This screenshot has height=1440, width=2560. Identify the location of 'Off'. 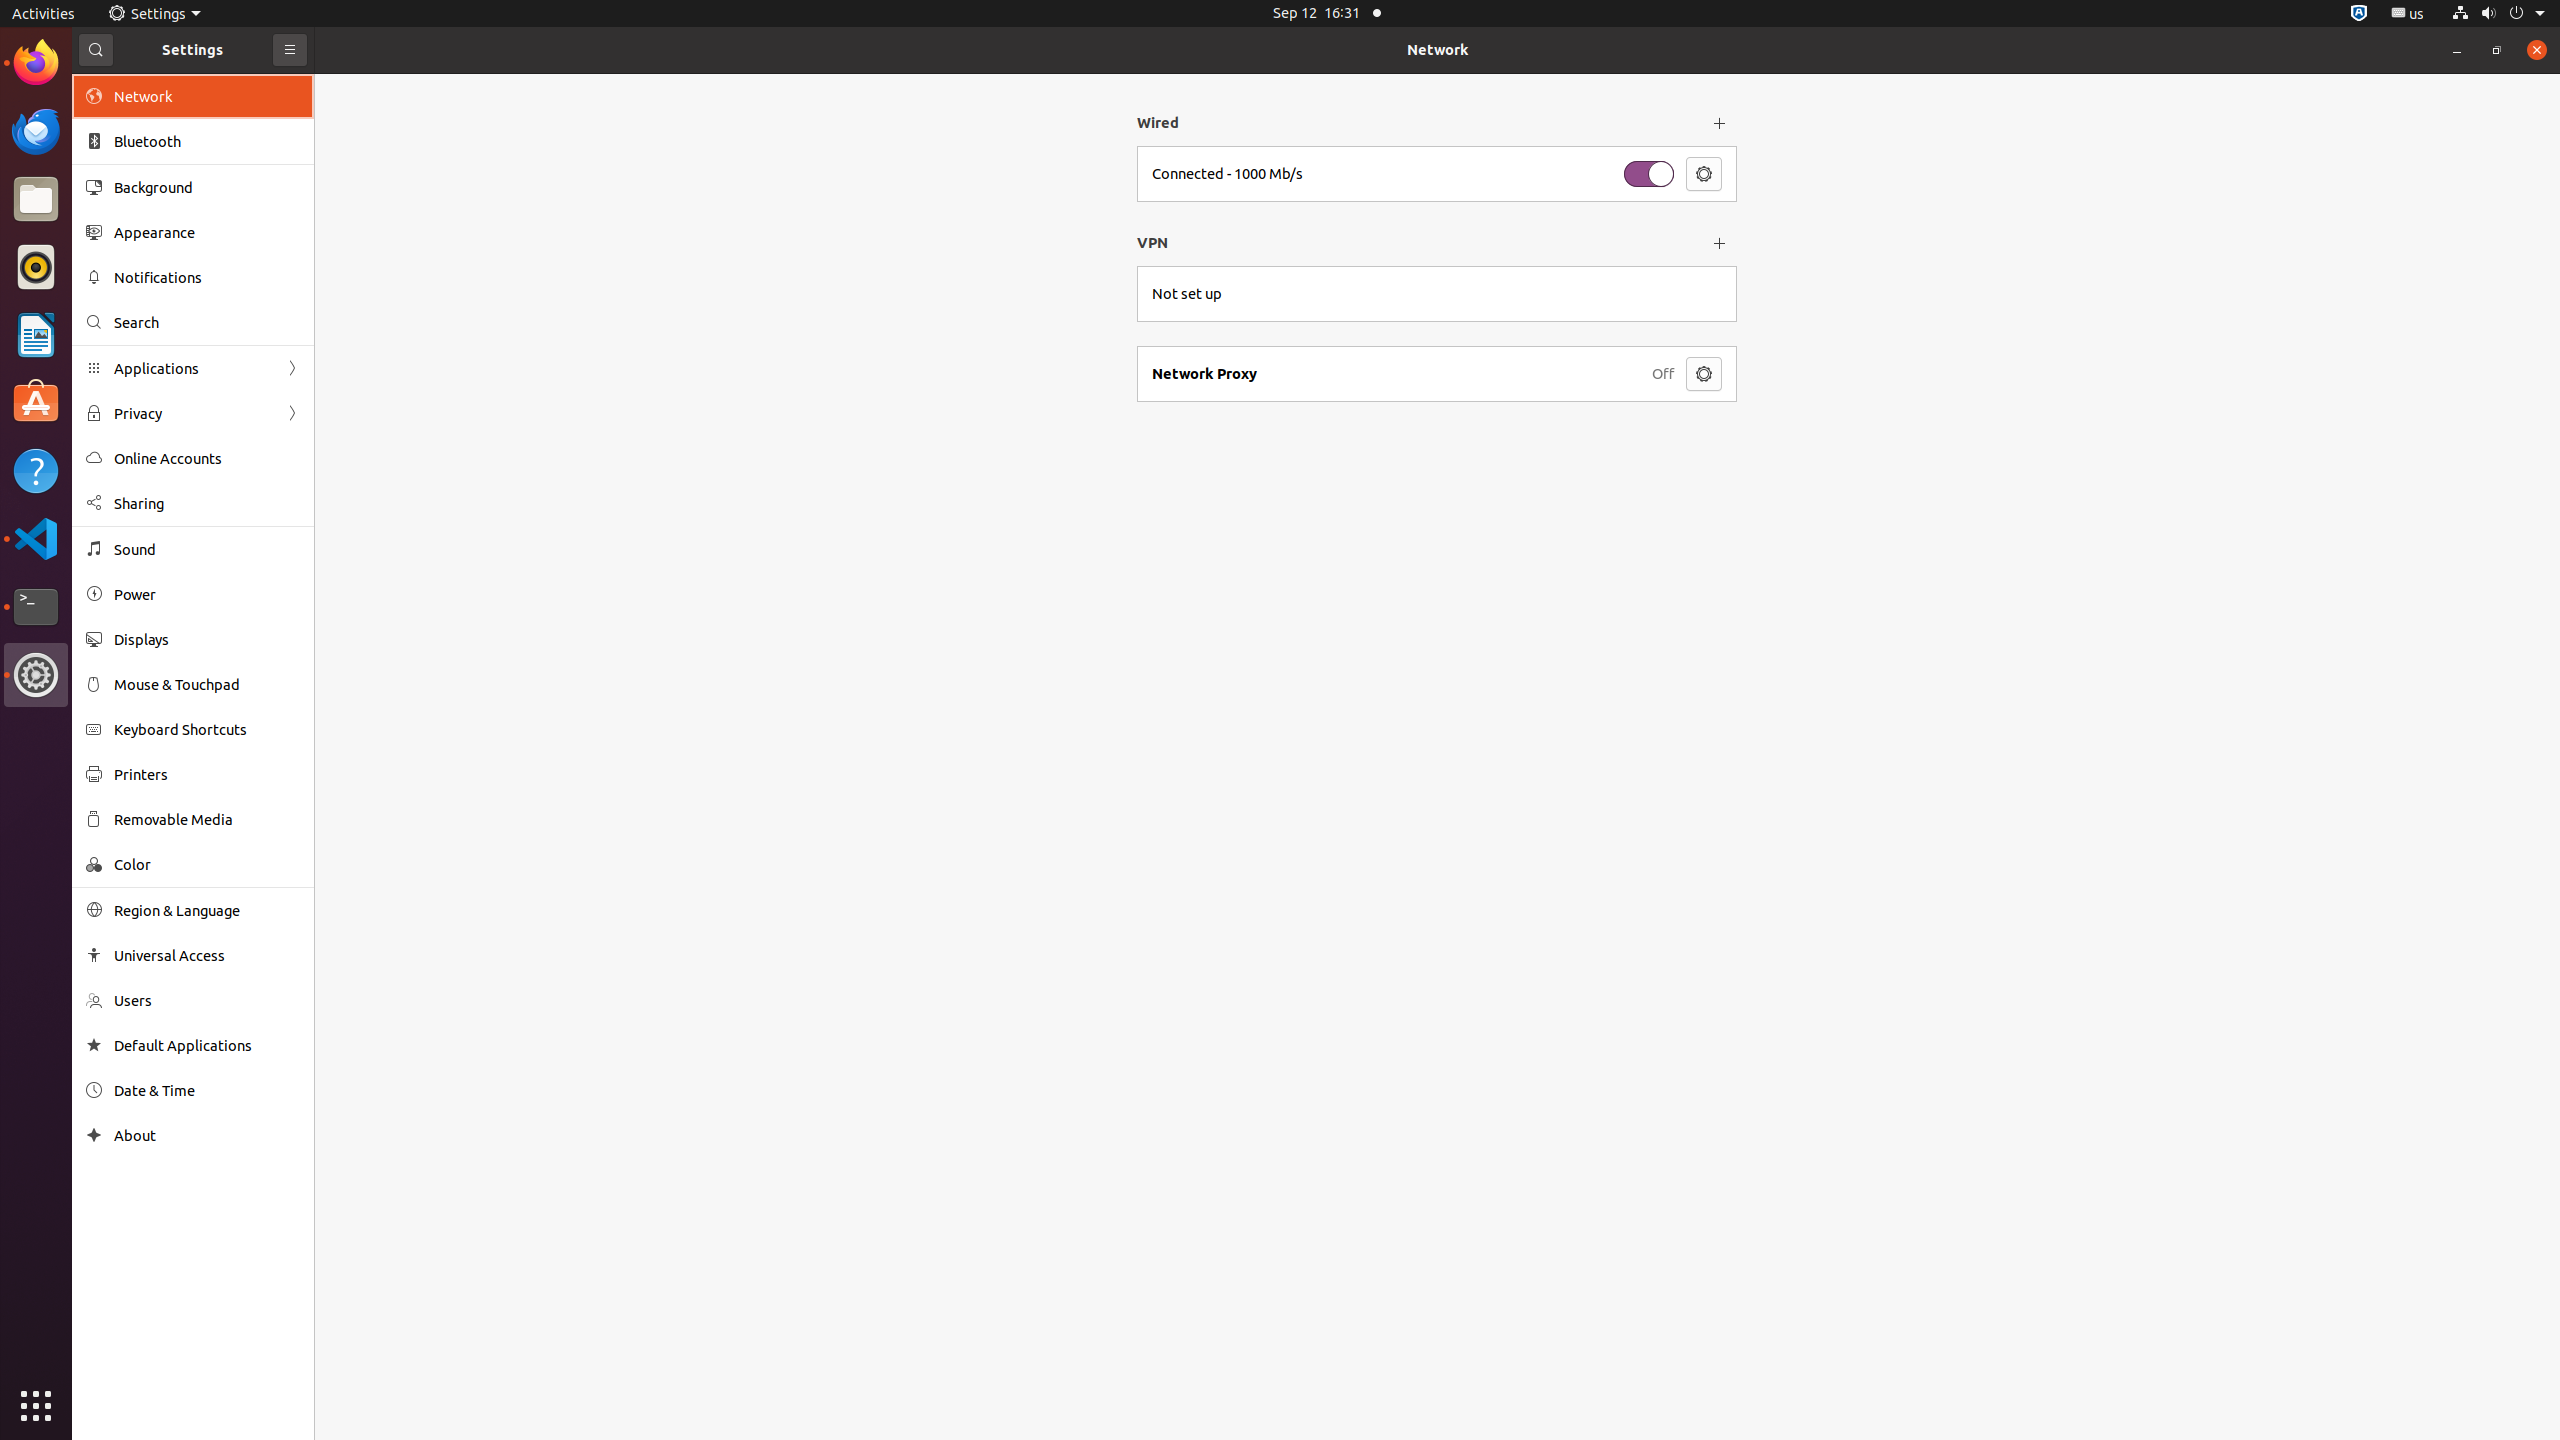
(1662, 372).